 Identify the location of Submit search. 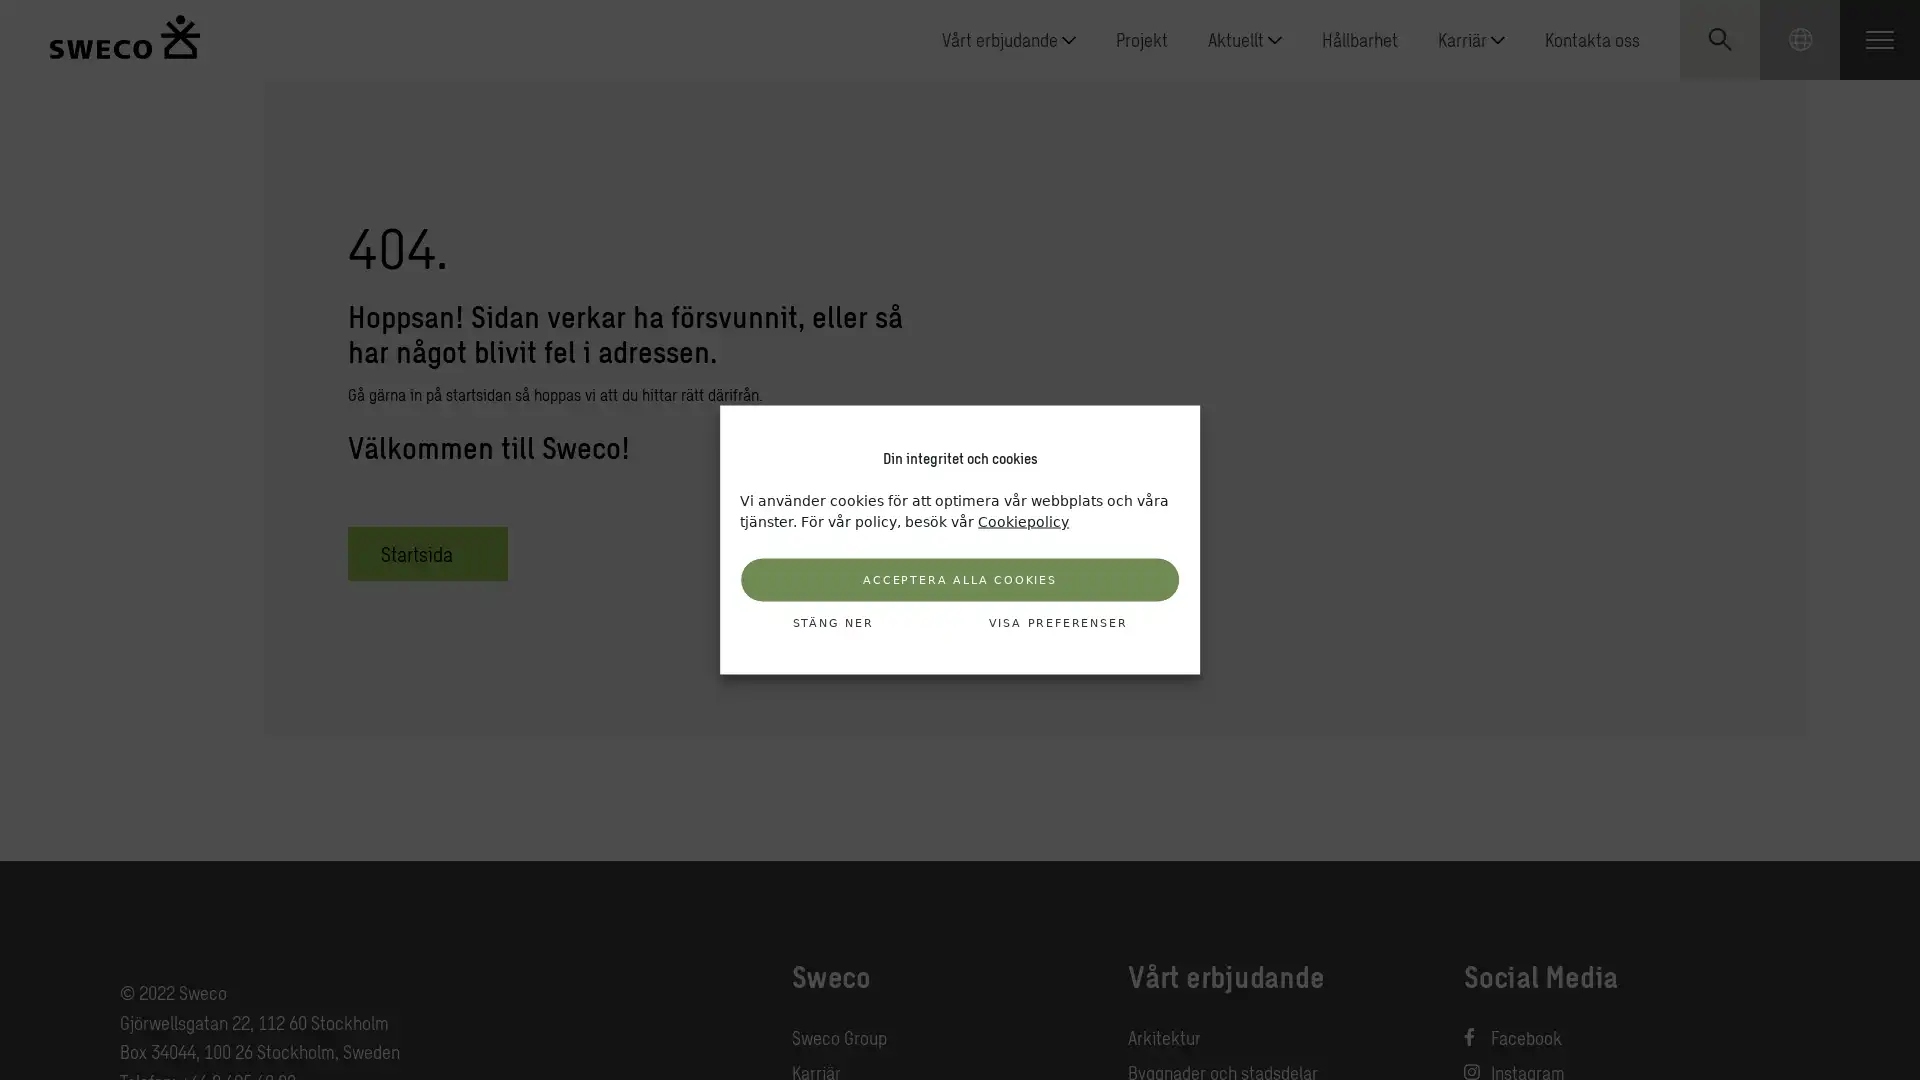
(1757, 220).